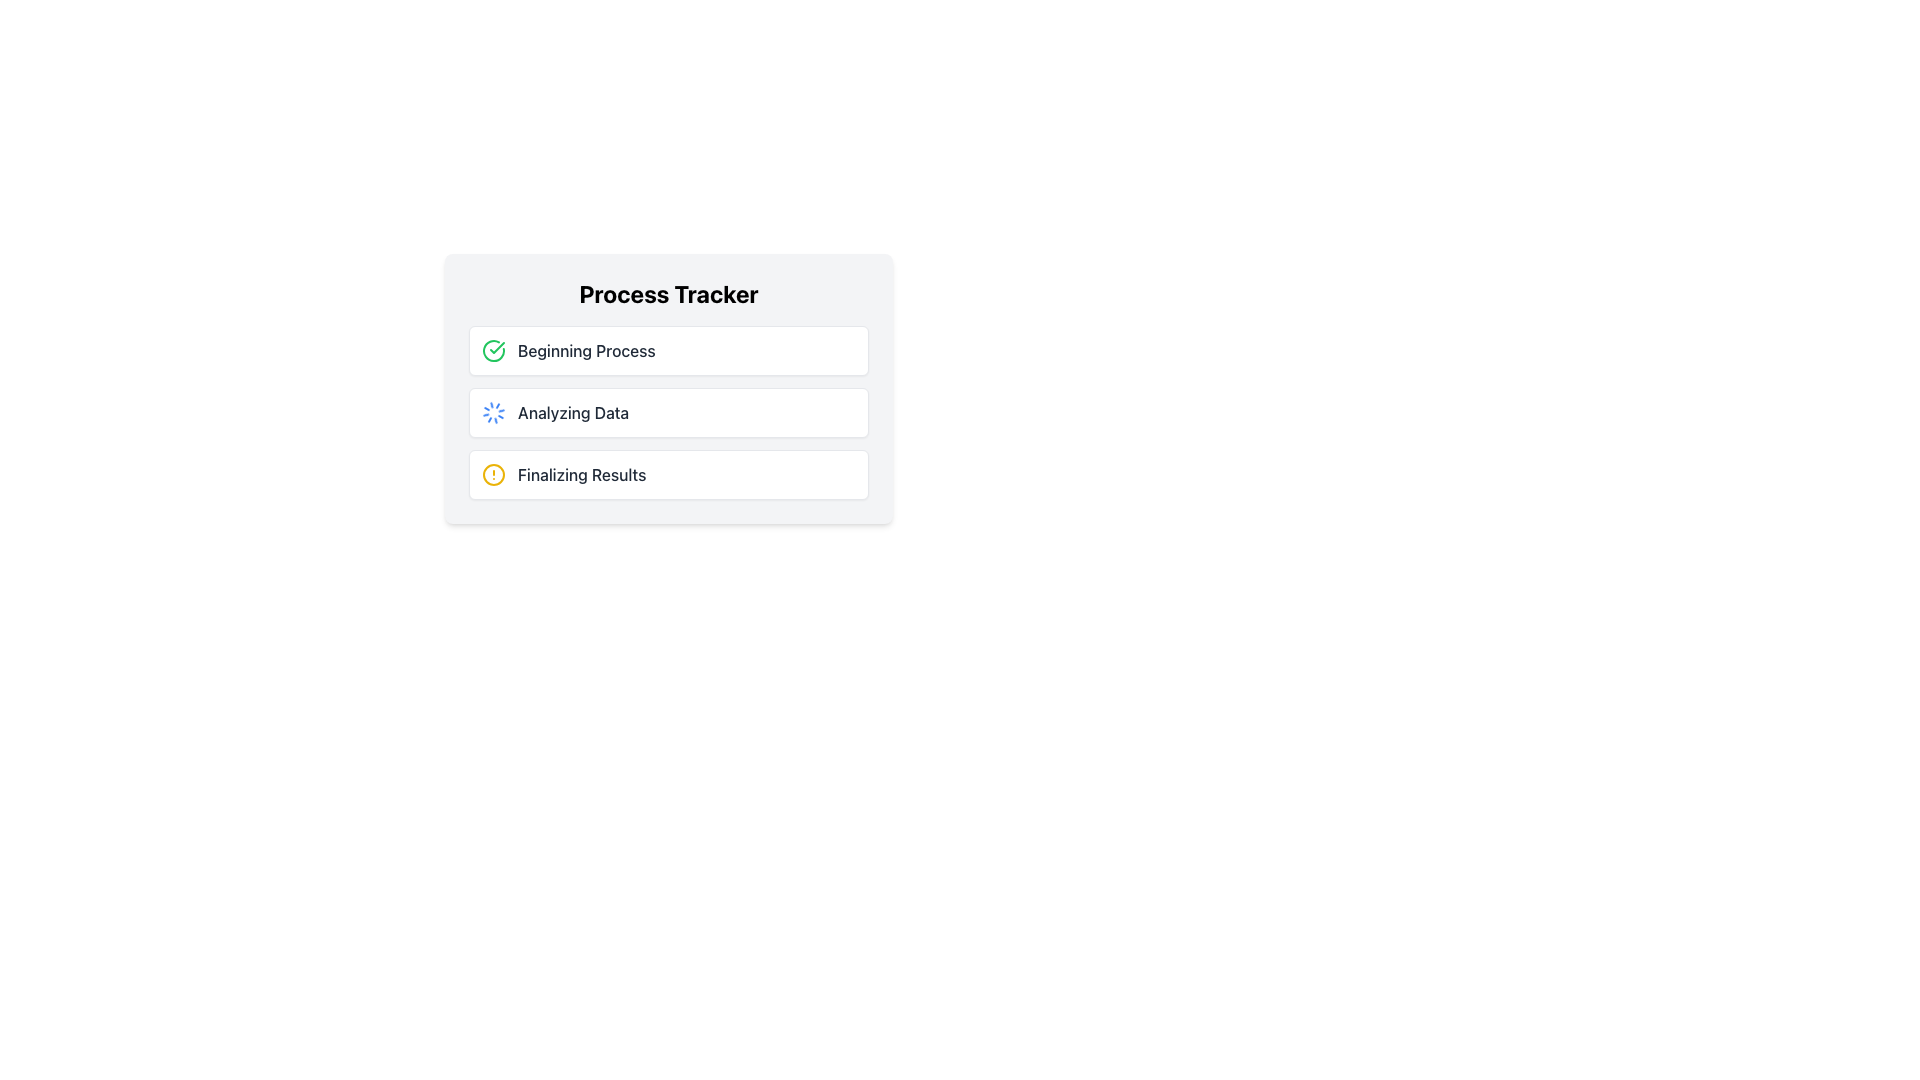 The width and height of the screenshot is (1920, 1080). I want to click on label 'Beginning Process' which is a textual label styled with medium font weight and dark gray color, located at the top of the list under the 'Process Tracker' heading, so click(567, 350).